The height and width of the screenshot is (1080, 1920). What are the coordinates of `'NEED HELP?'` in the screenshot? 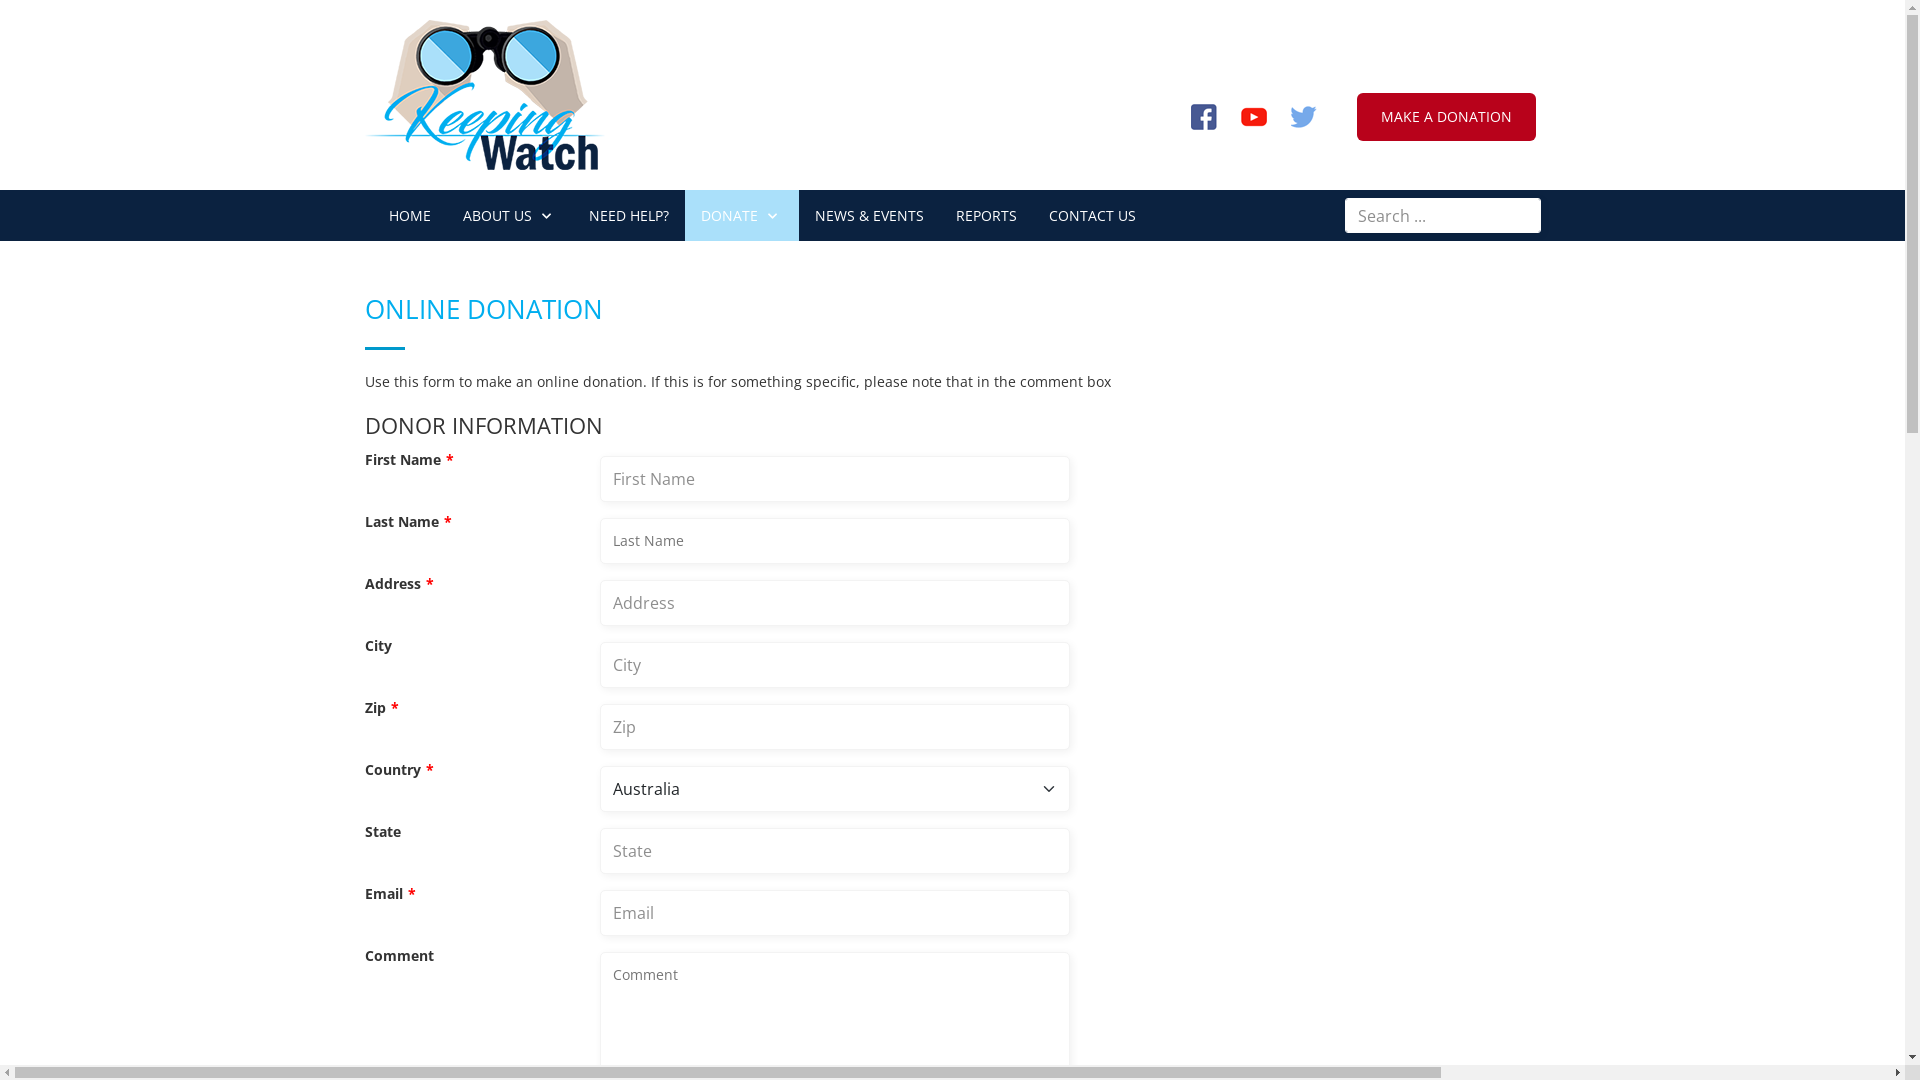 It's located at (570, 215).